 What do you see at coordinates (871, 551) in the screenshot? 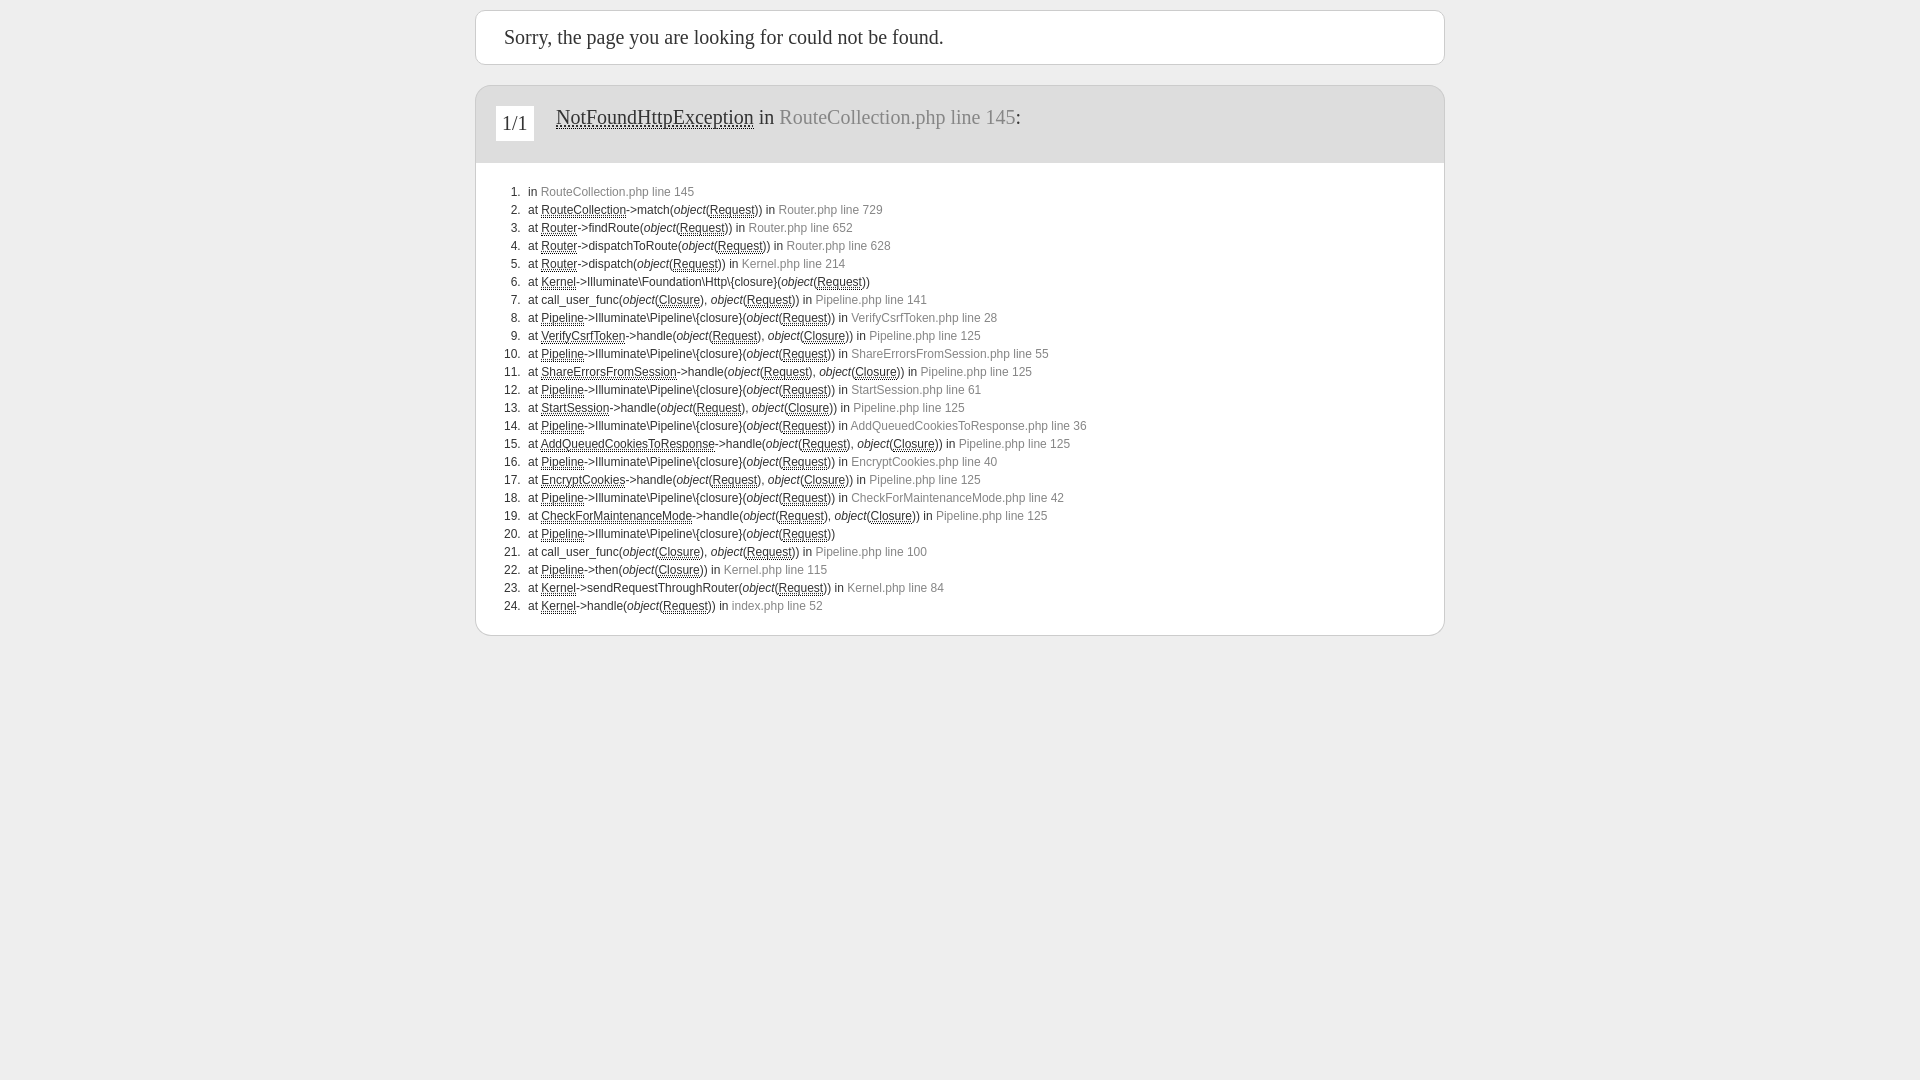
I see `'Pipeline.php line 100'` at bounding box center [871, 551].